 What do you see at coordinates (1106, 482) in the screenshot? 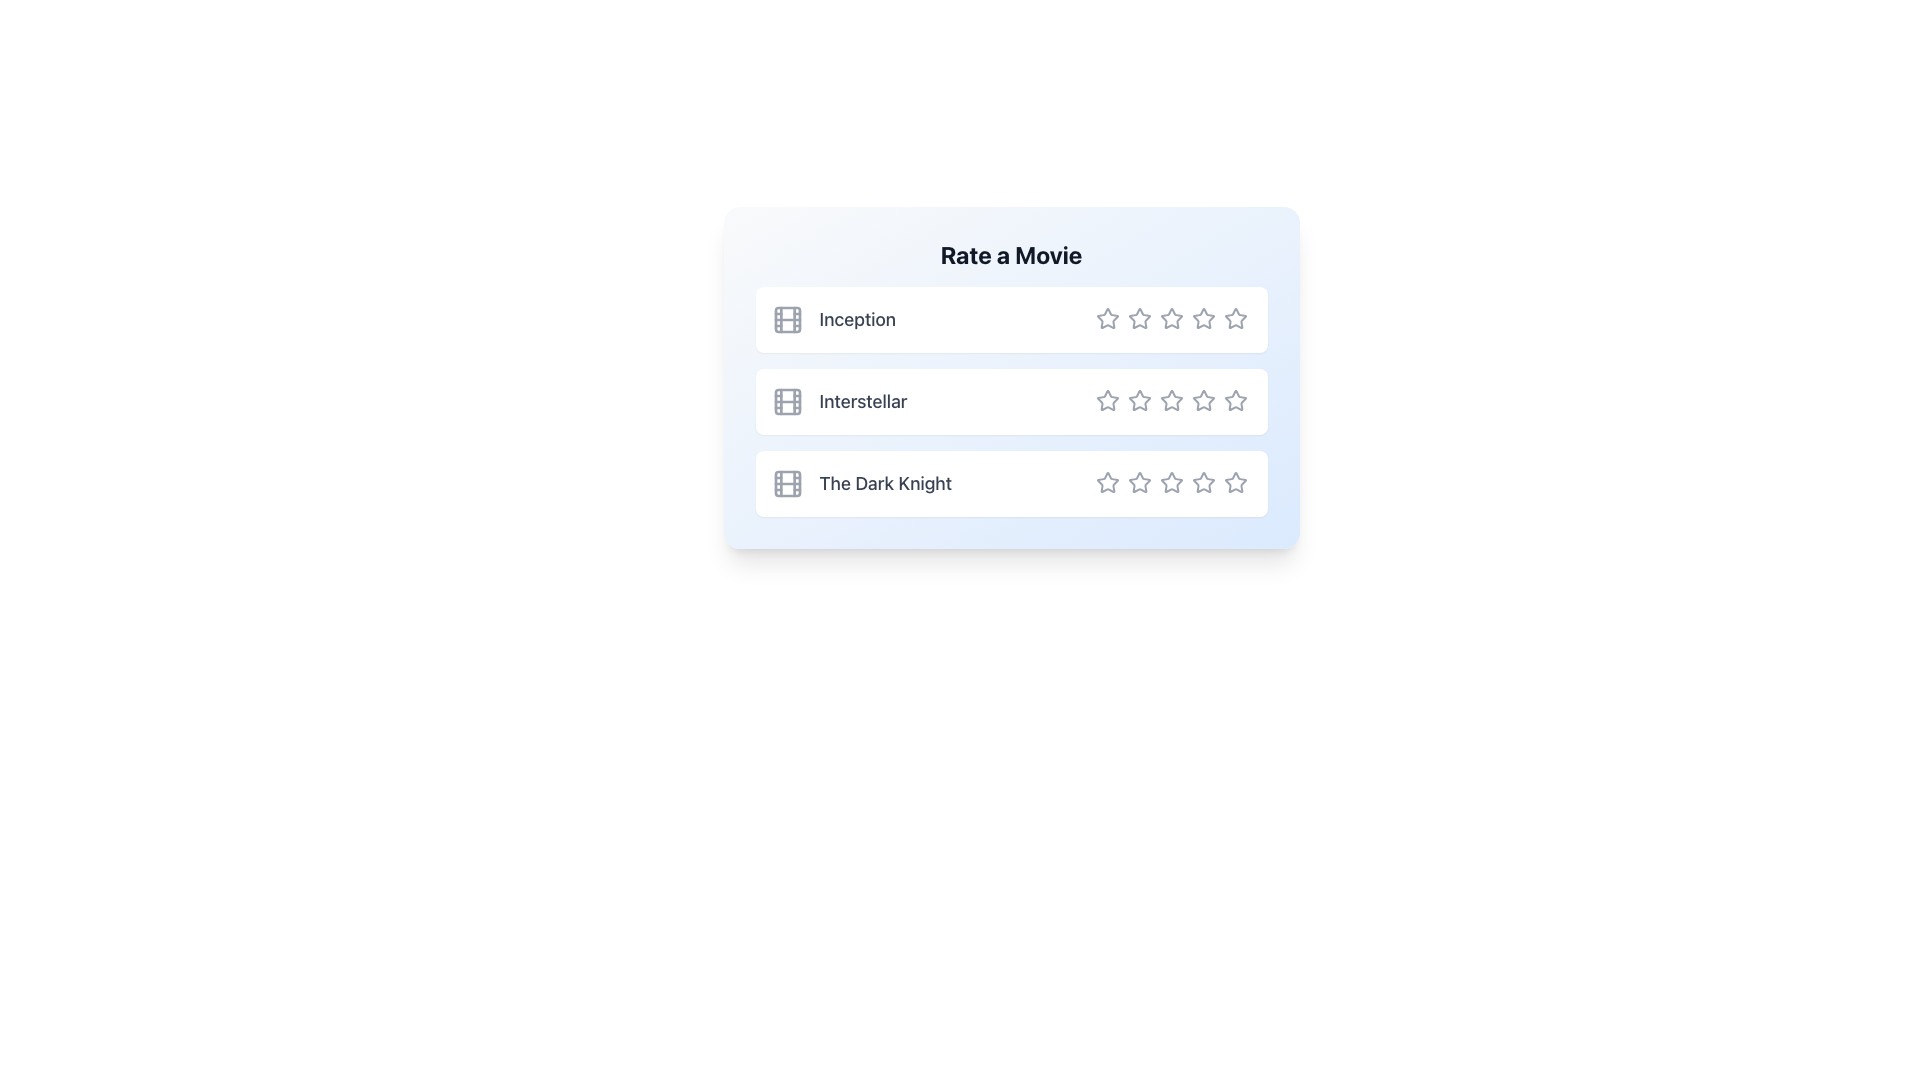
I see `keyboard navigation` at bounding box center [1106, 482].